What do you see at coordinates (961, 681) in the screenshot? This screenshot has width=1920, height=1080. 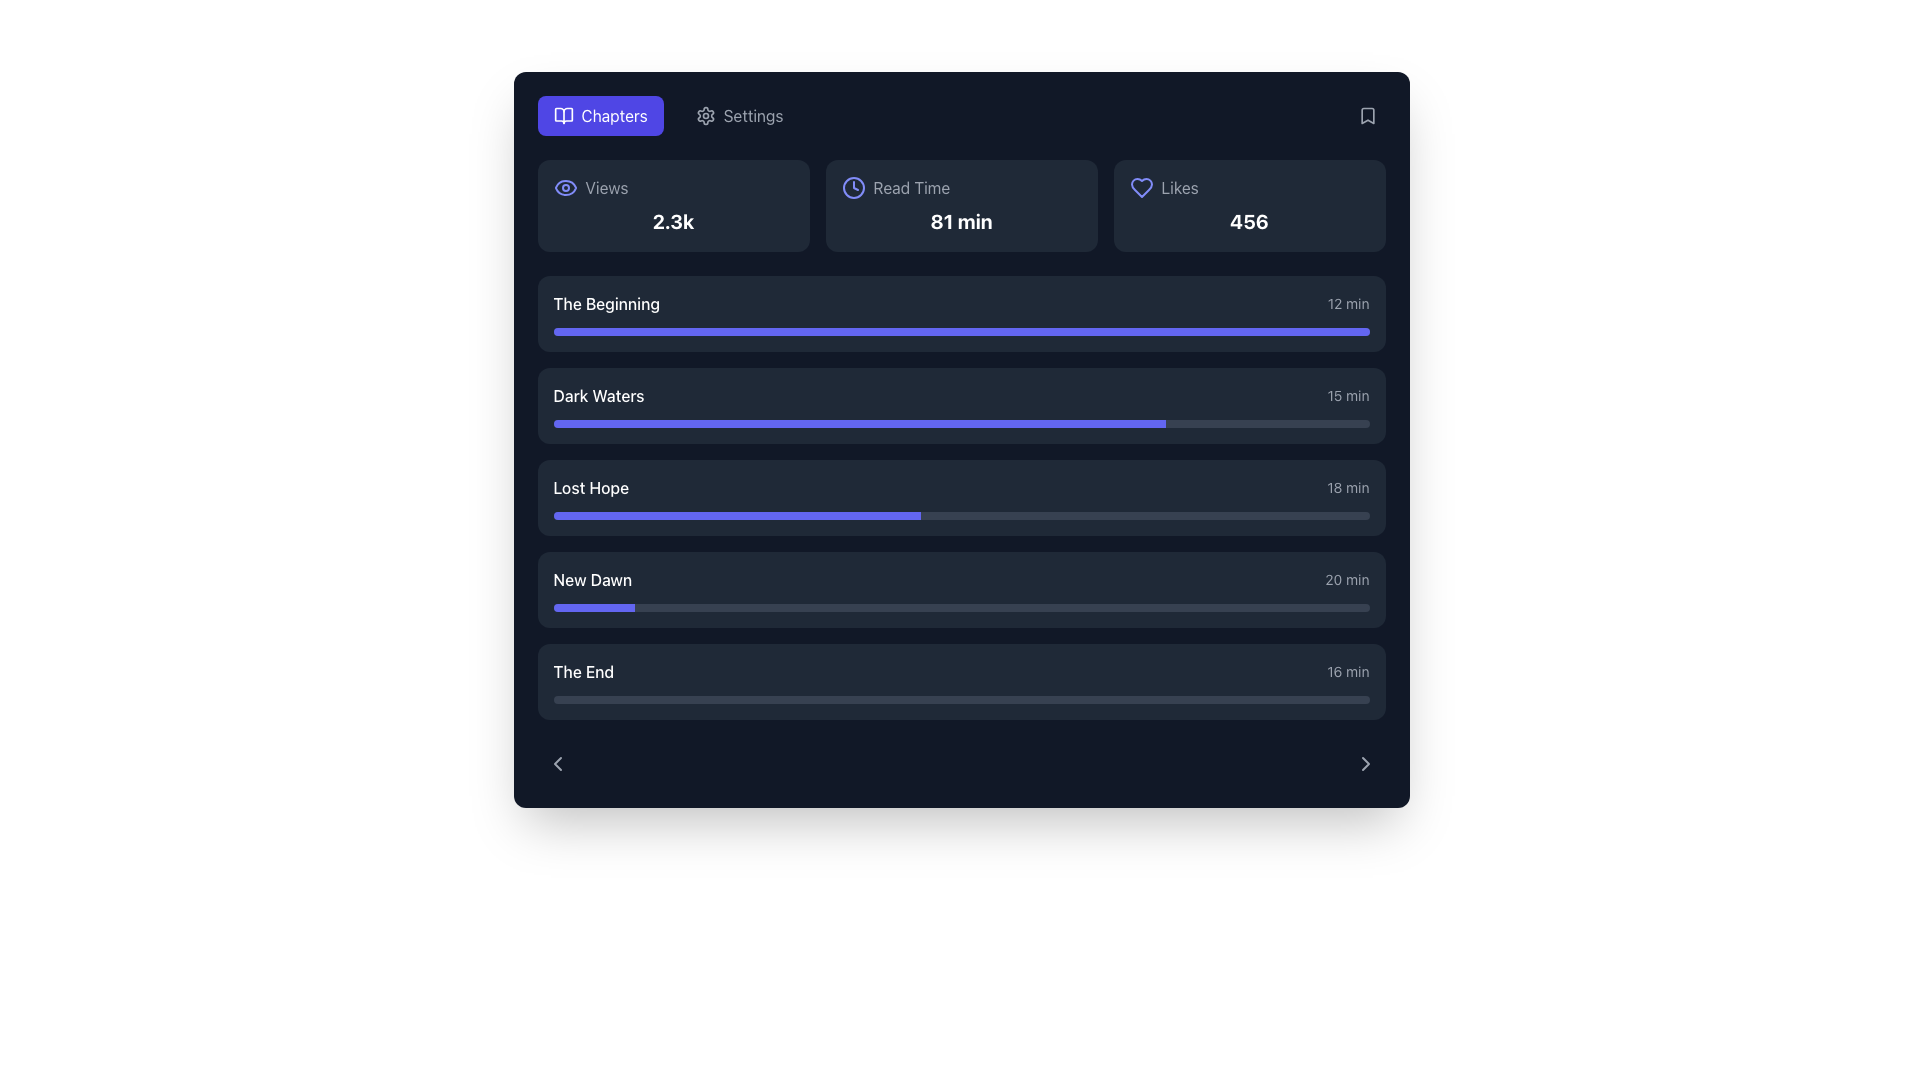 I see `the card titled 'The End' at the bottom of the list` at bounding box center [961, 681].